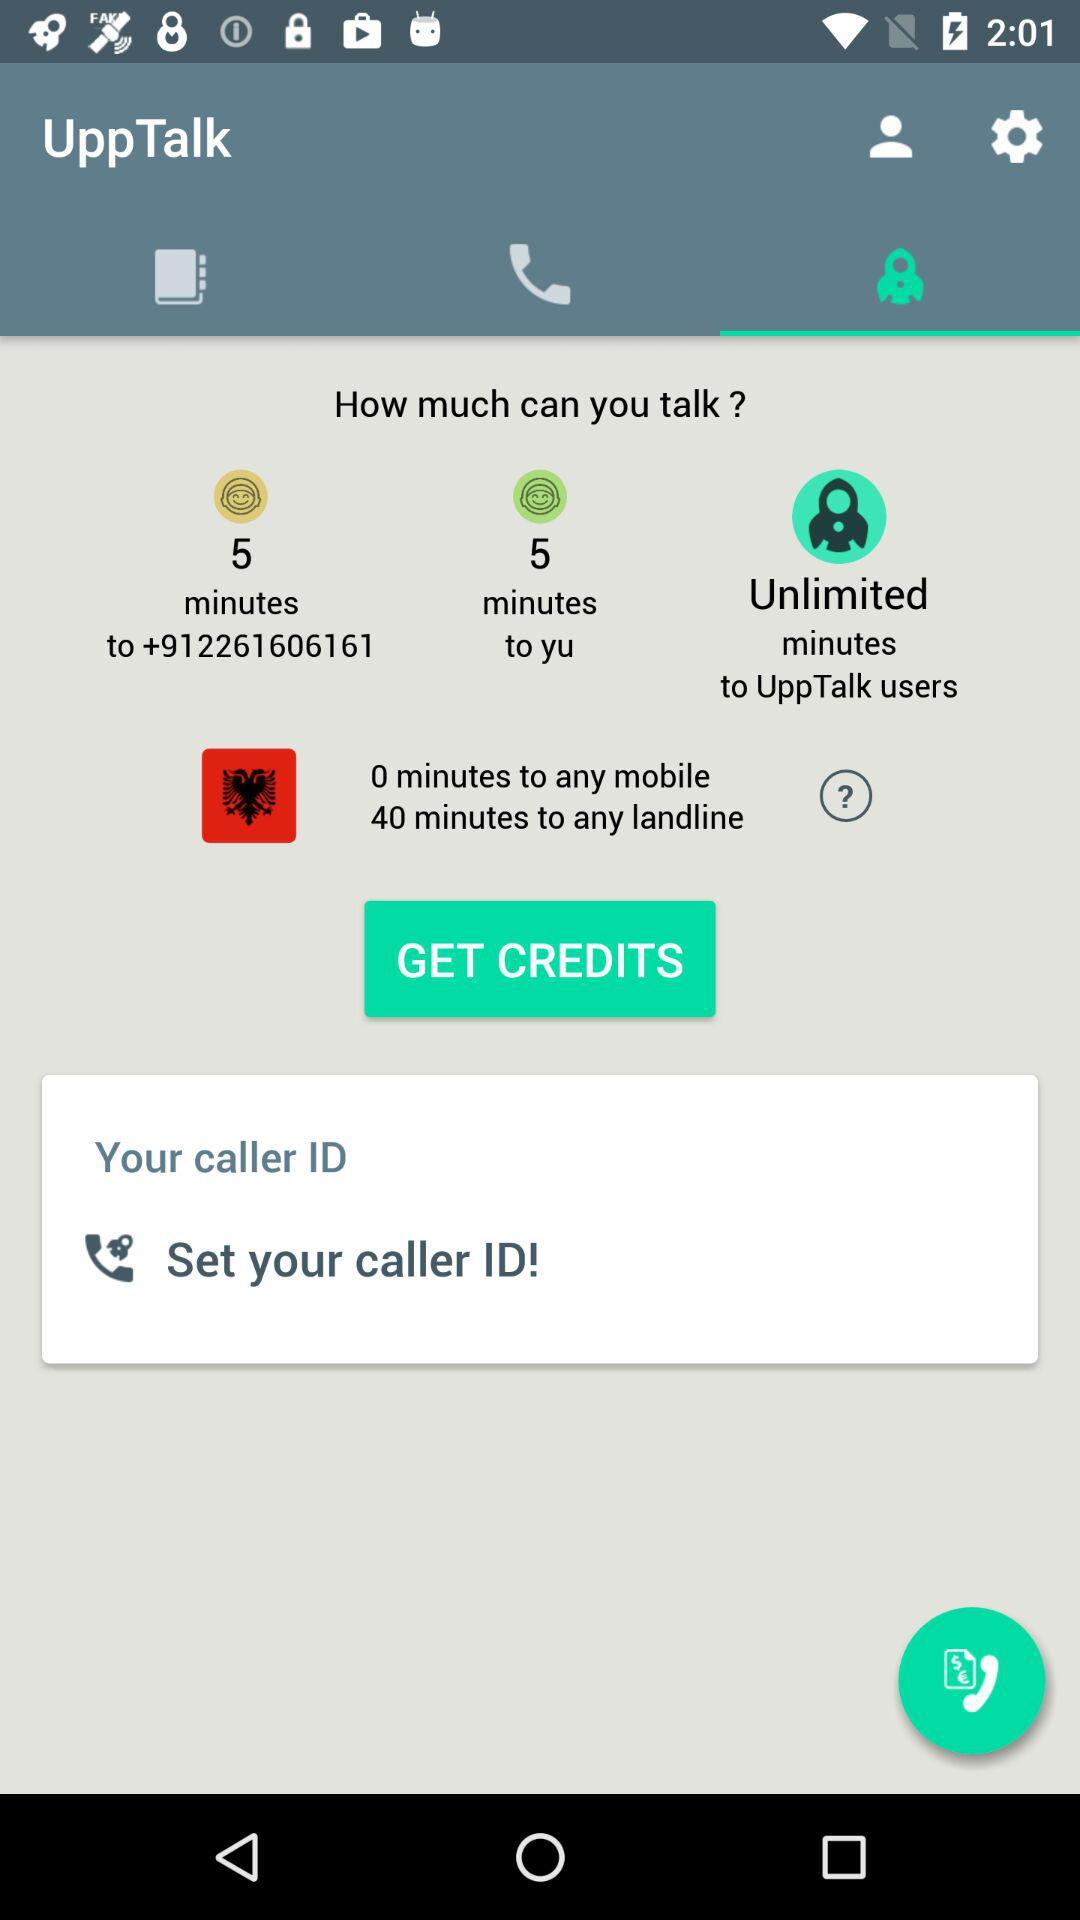 The width and height of the screenshot is (1080, 1920). Describe the element at coordinates (180, 272) in the screenshot. I see `the contacts option from the top left` at that location.